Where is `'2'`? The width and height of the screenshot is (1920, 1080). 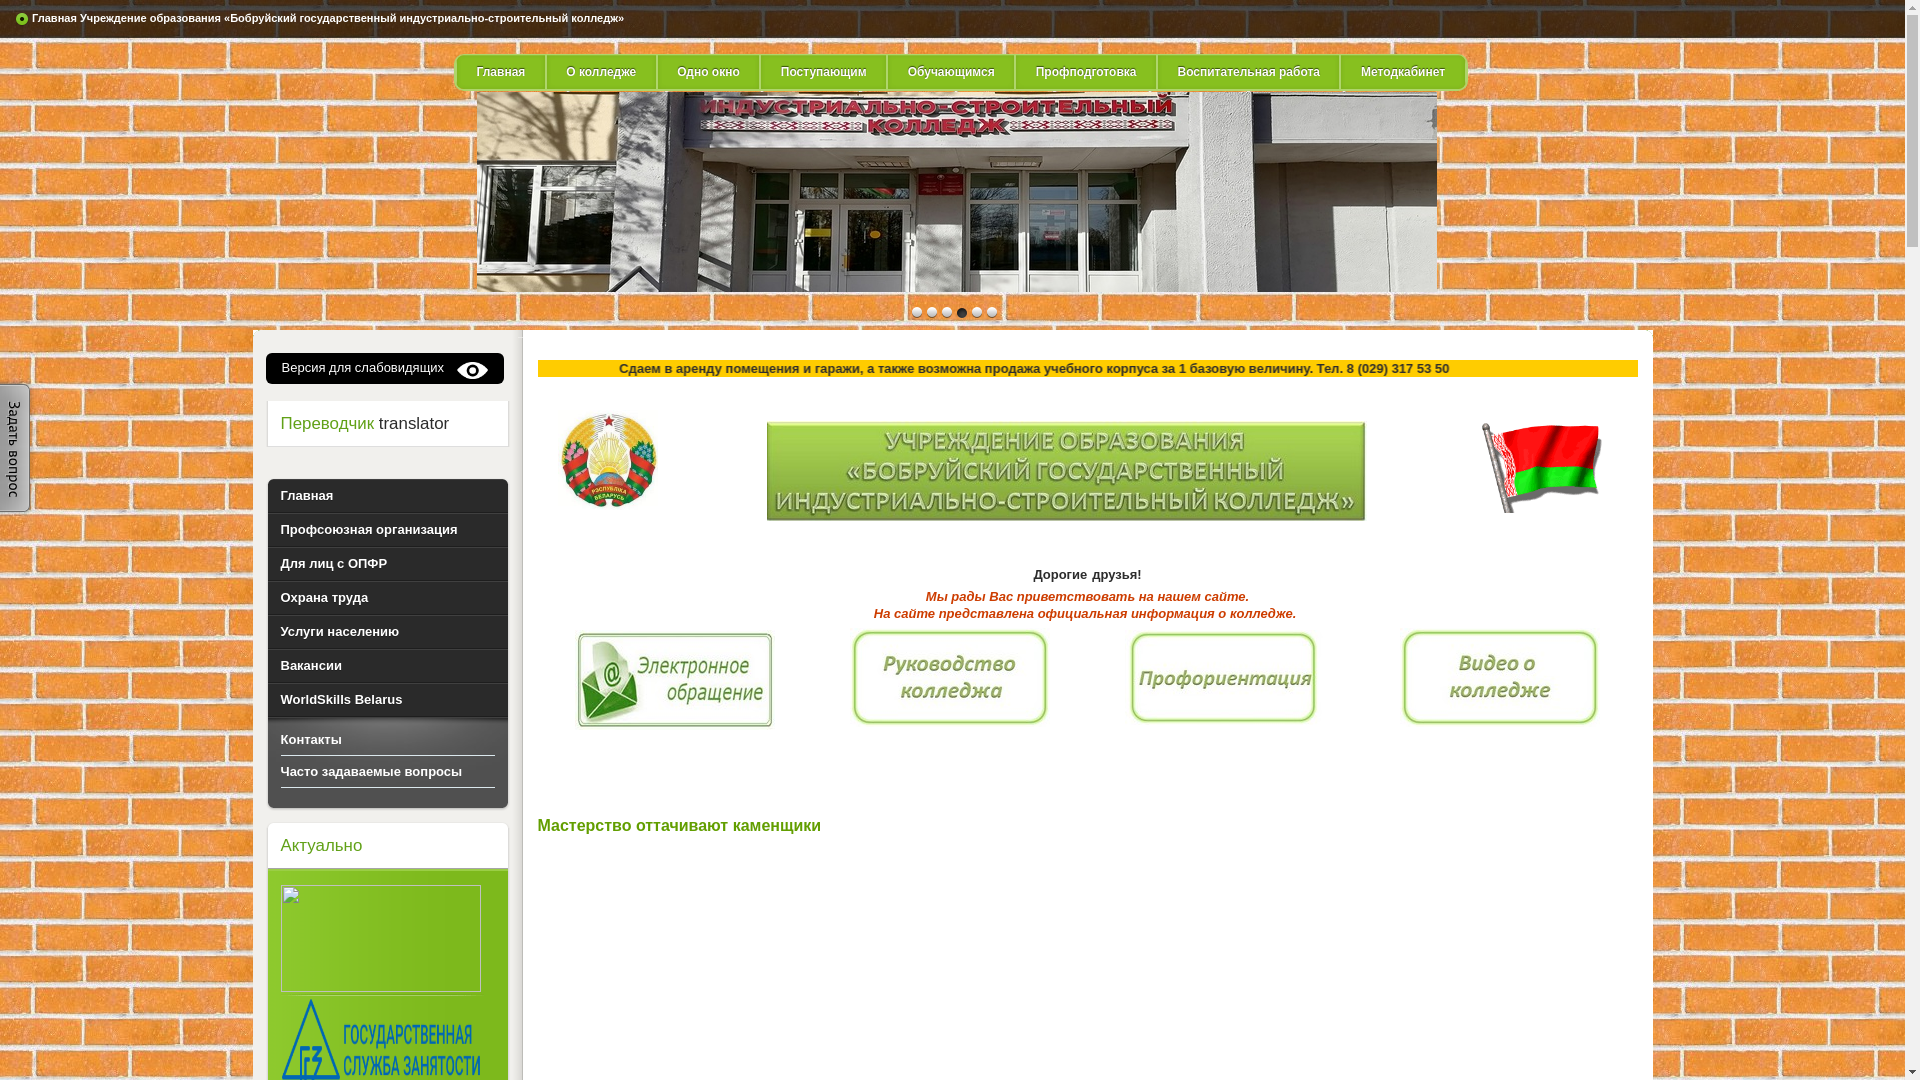
'2' is located at coordinates (945, 312).